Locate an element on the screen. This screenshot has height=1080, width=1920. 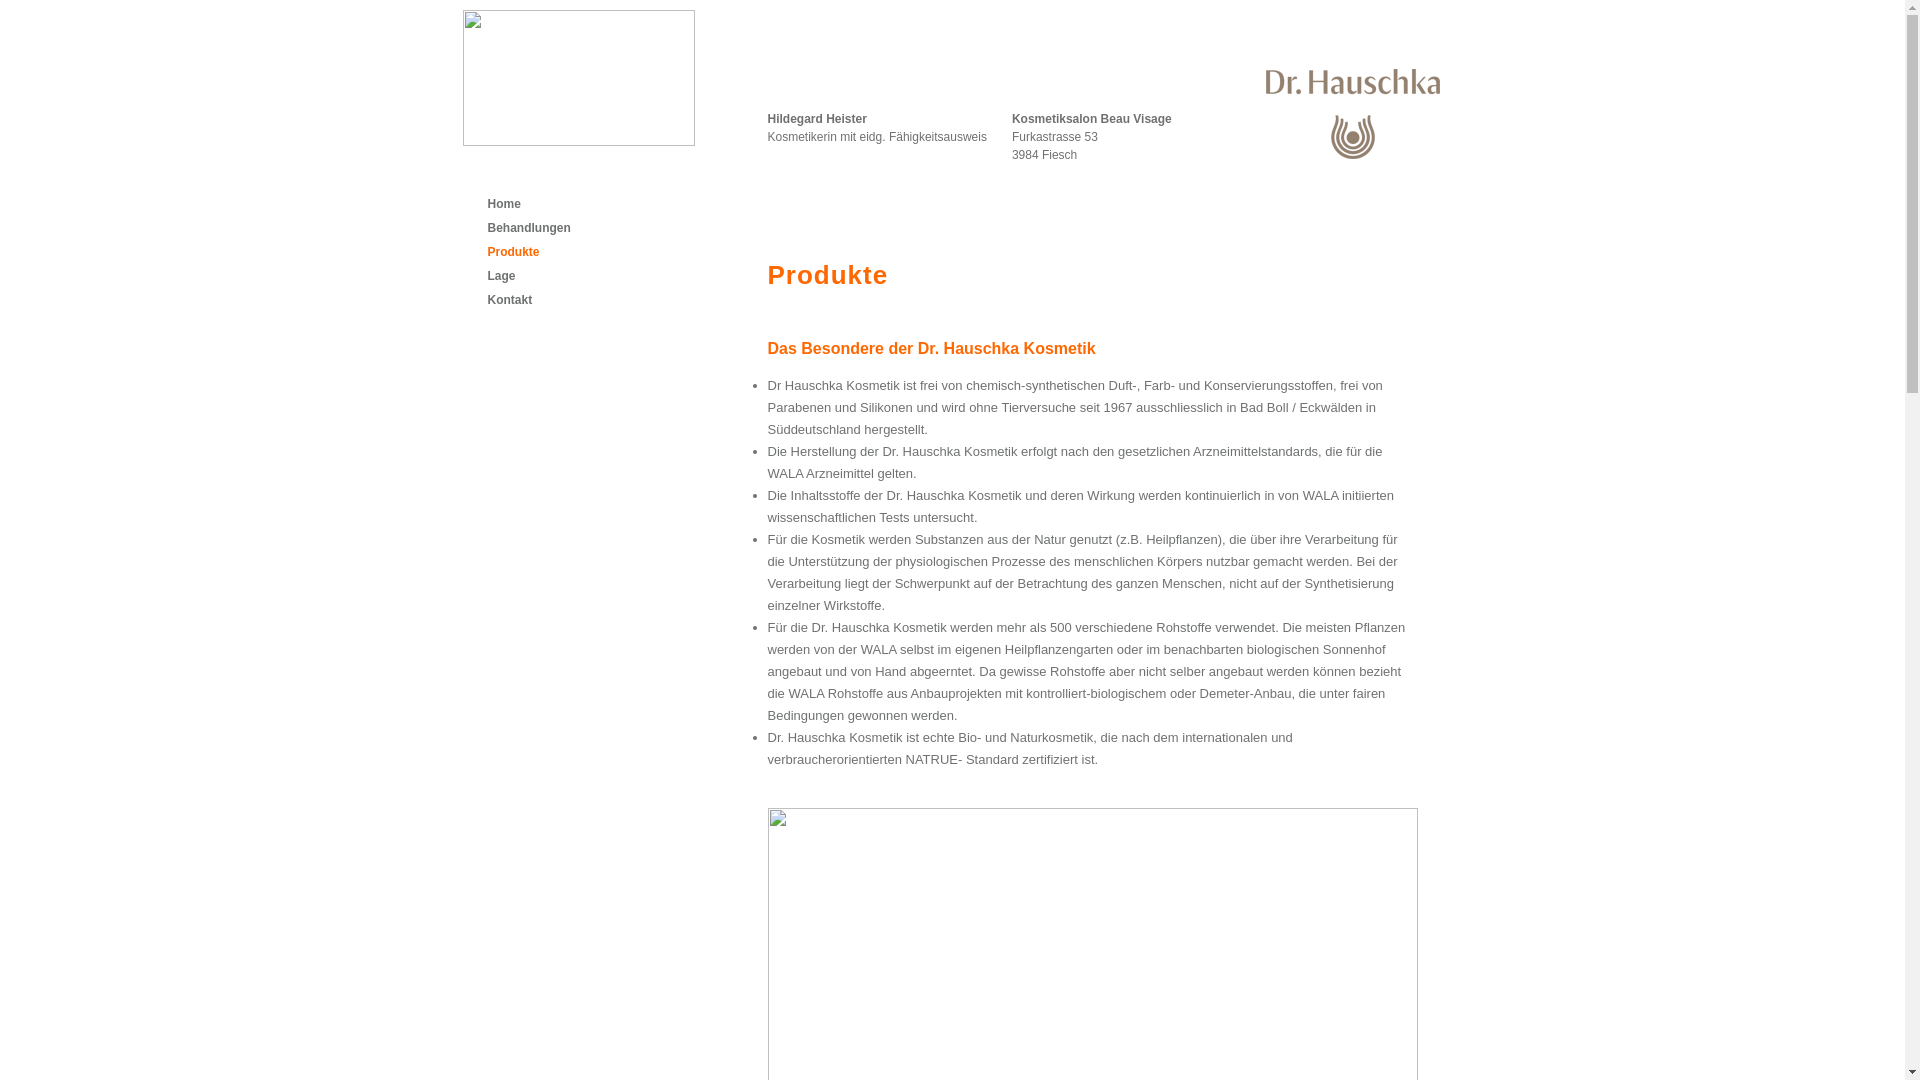
'Behandlungen' is located at coordinates (529, 226).